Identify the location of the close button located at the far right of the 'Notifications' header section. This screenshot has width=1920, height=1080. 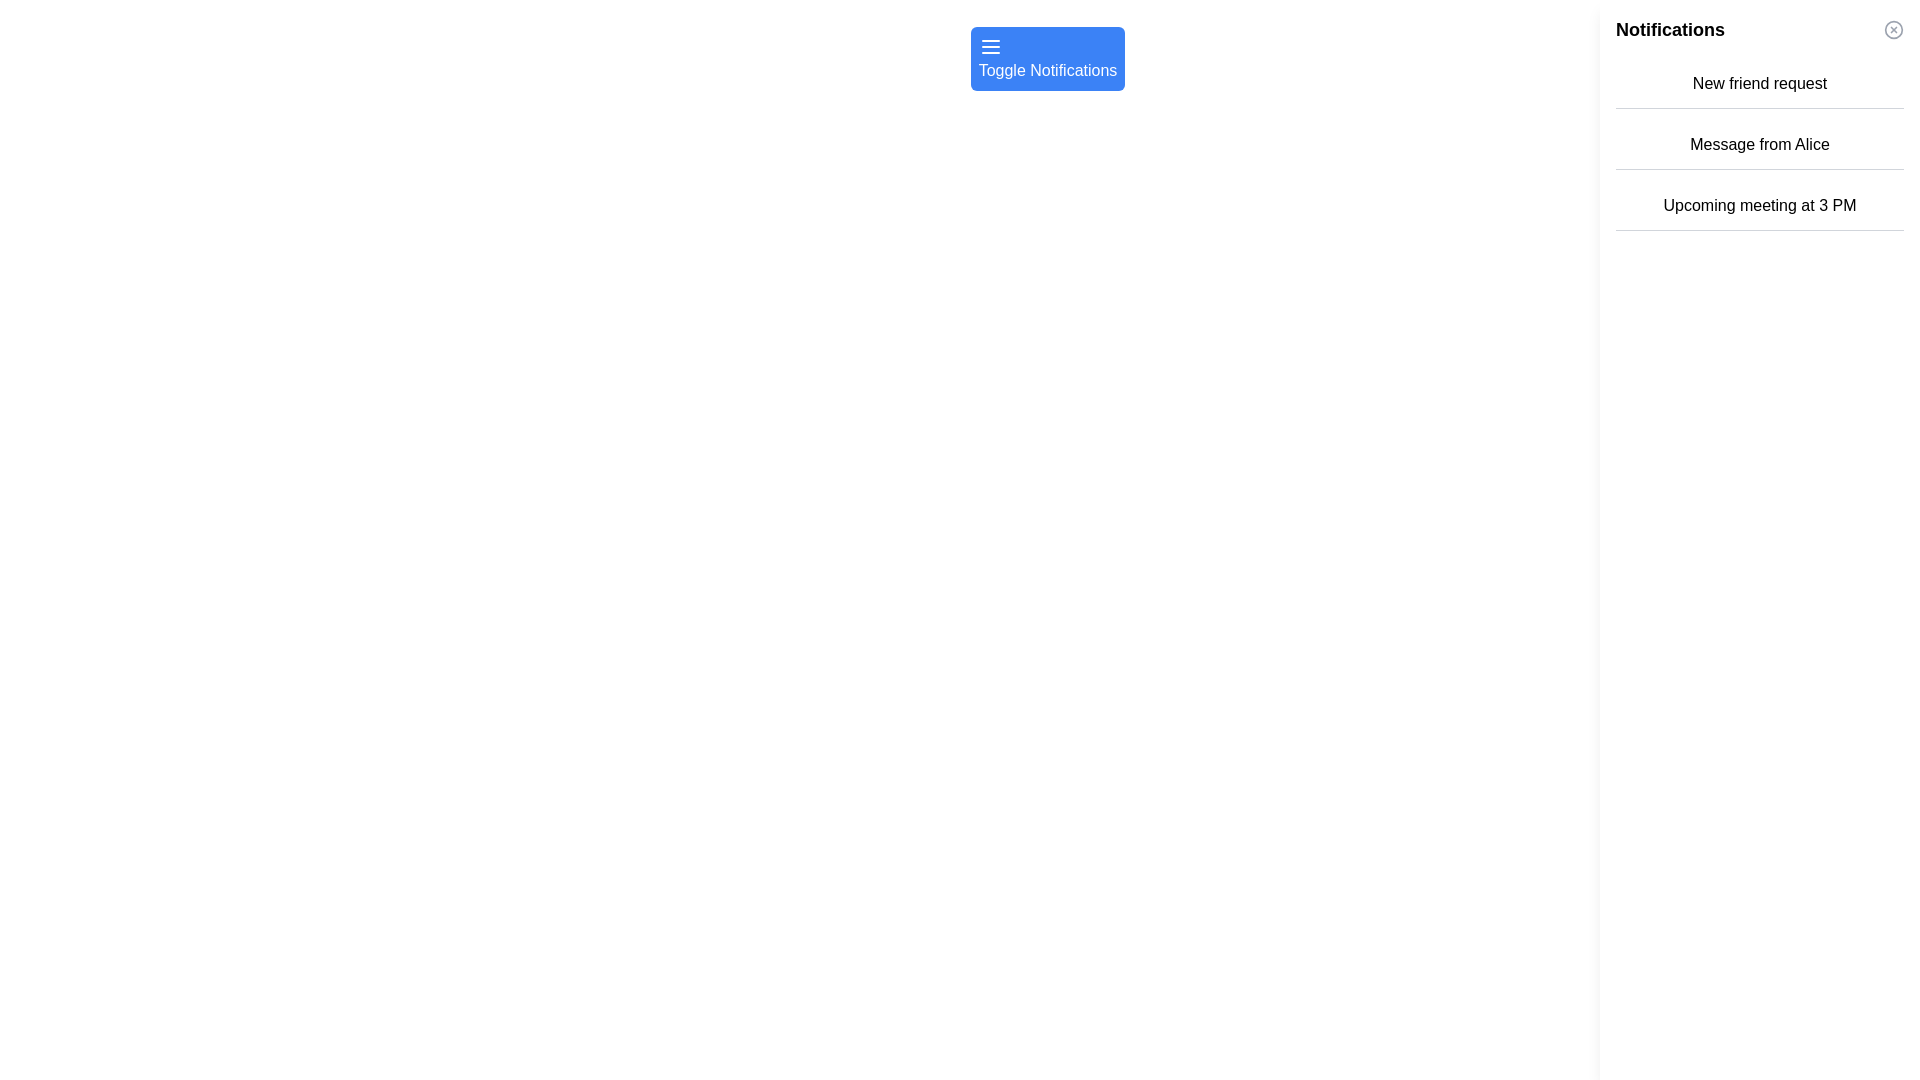
(1893, 30).